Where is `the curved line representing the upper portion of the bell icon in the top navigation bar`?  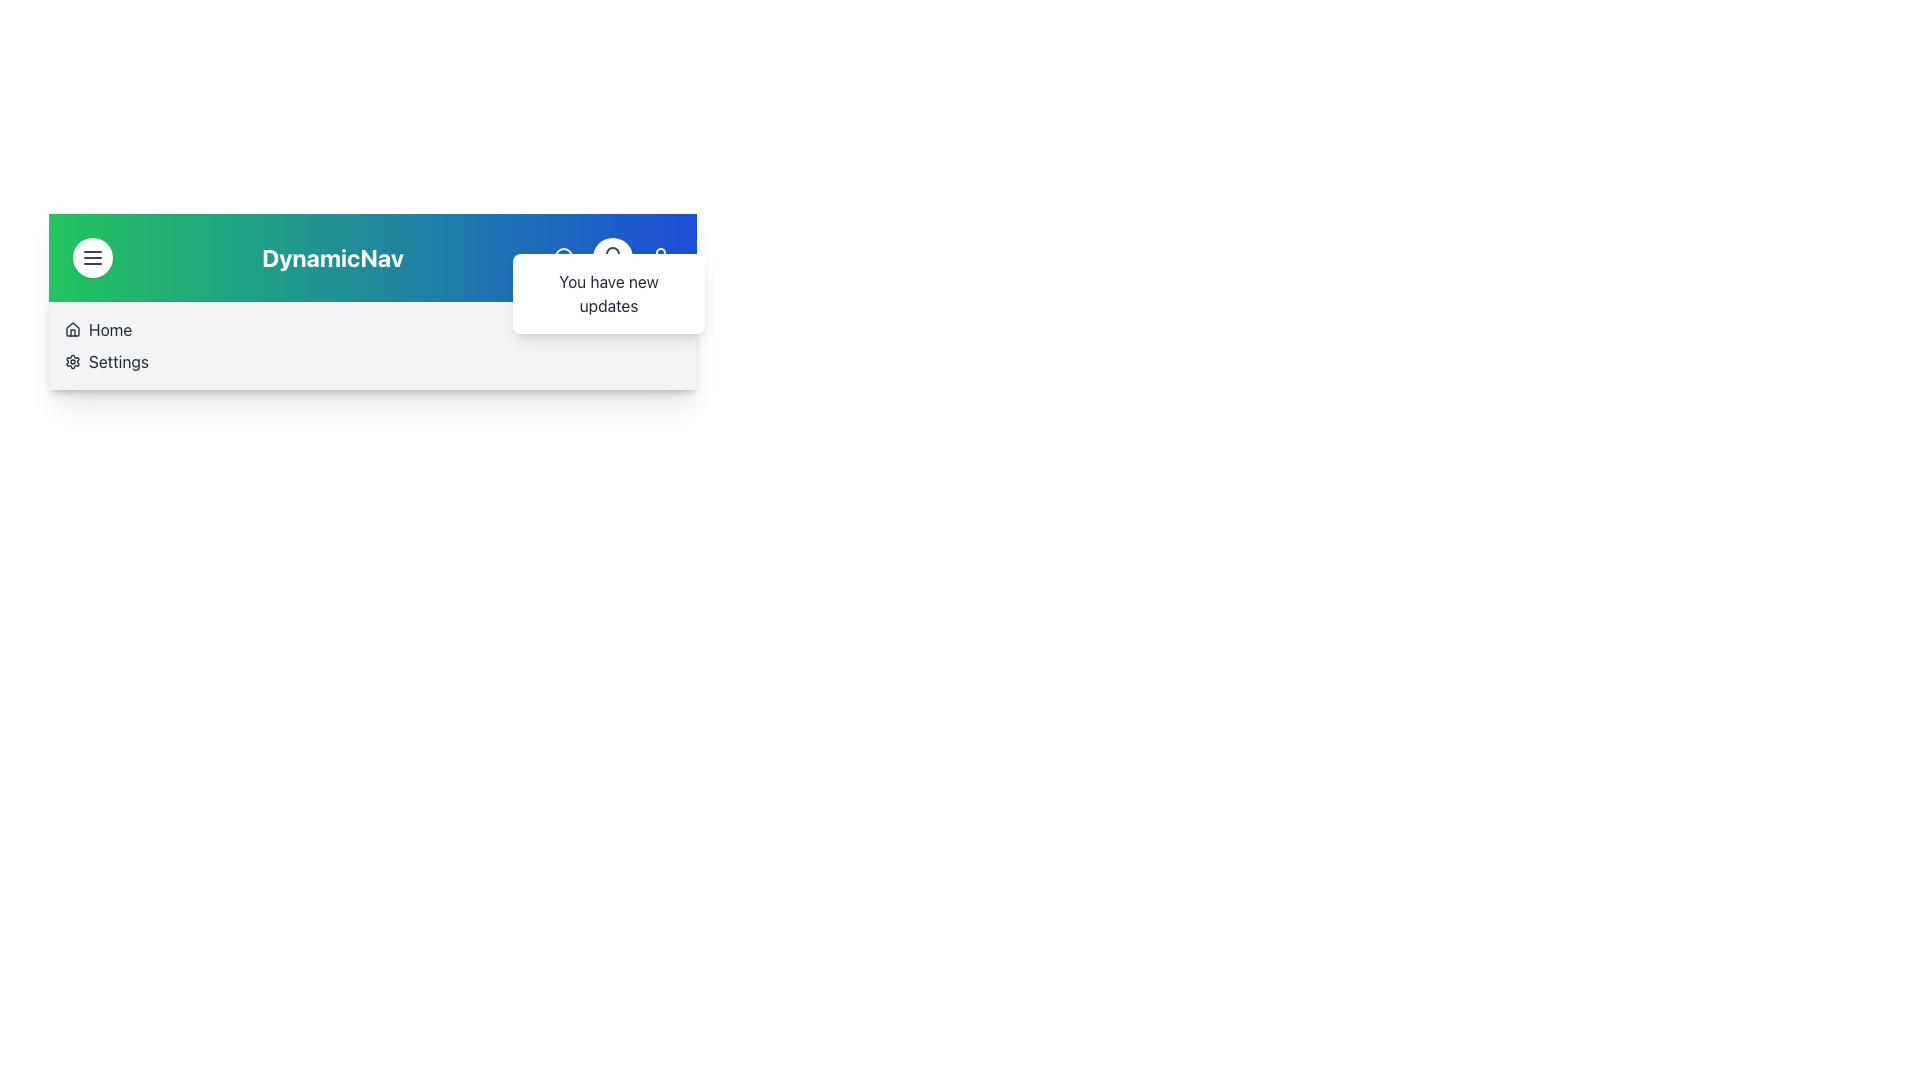
the curved line representing the upper portion of the bell icon in the top navigation bar is located at coordinates (612, 254).